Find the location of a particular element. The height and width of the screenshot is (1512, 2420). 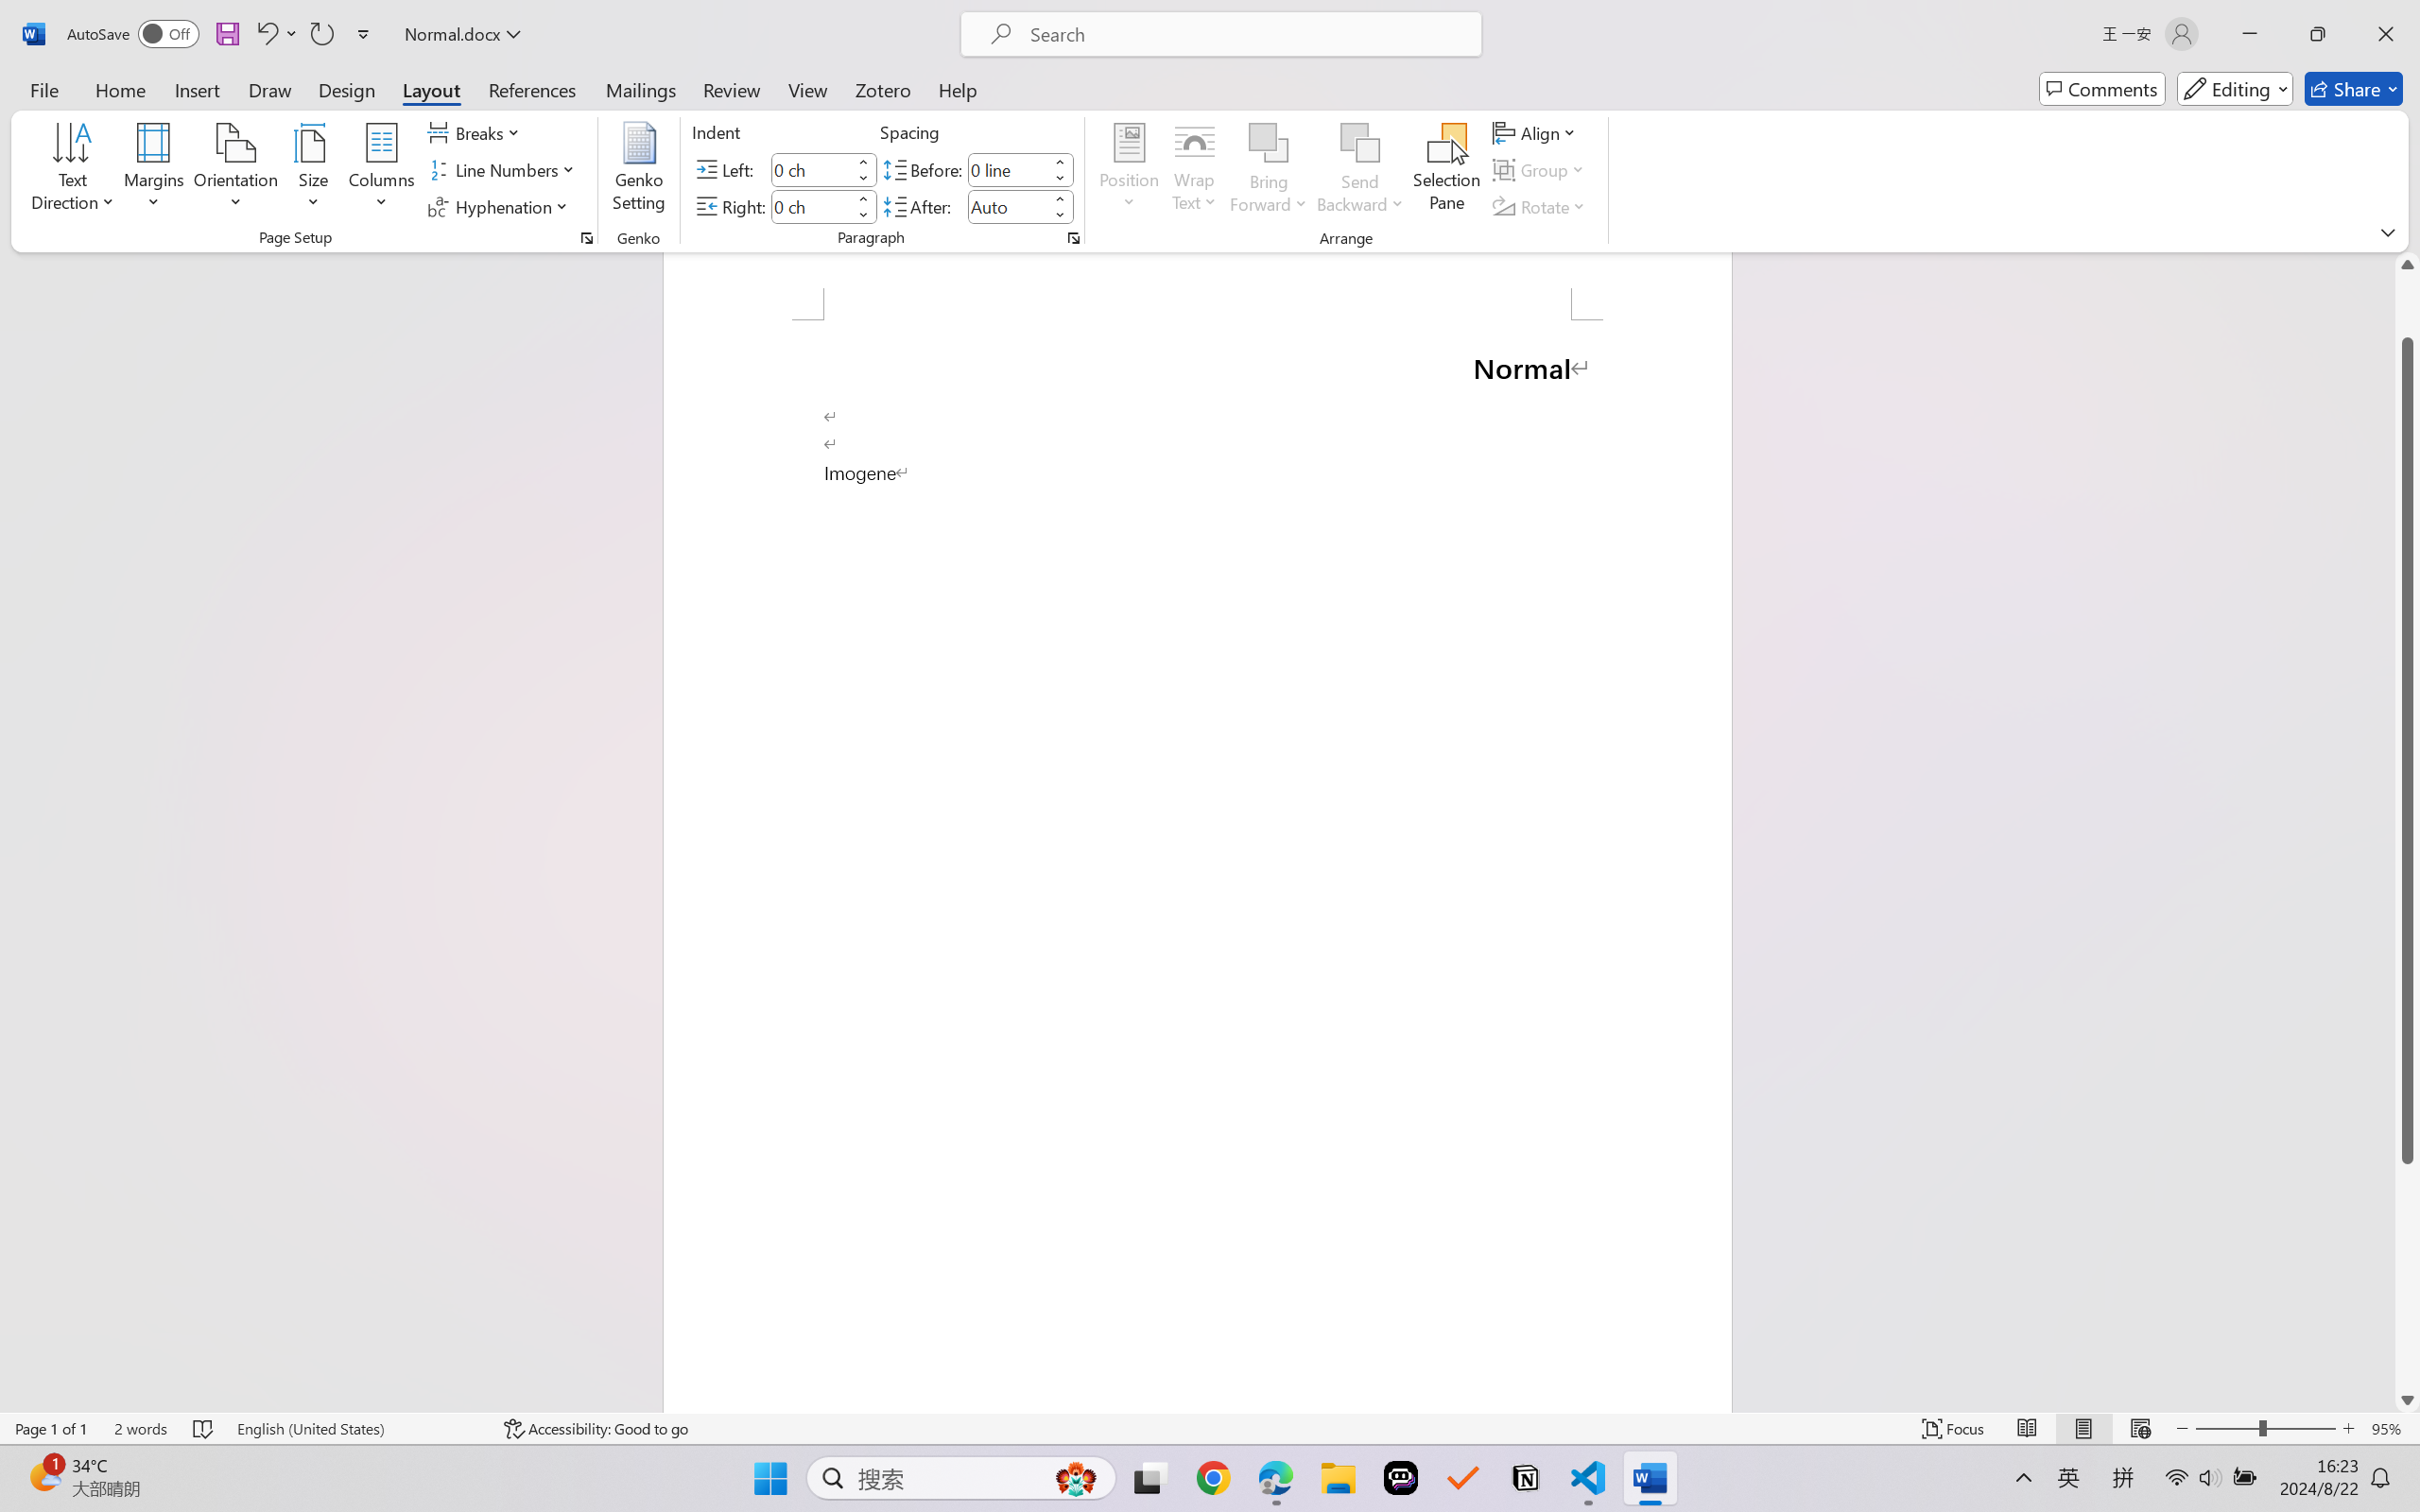

'Class: MsoCommandBar' is located at coordinates (1210, 1428).